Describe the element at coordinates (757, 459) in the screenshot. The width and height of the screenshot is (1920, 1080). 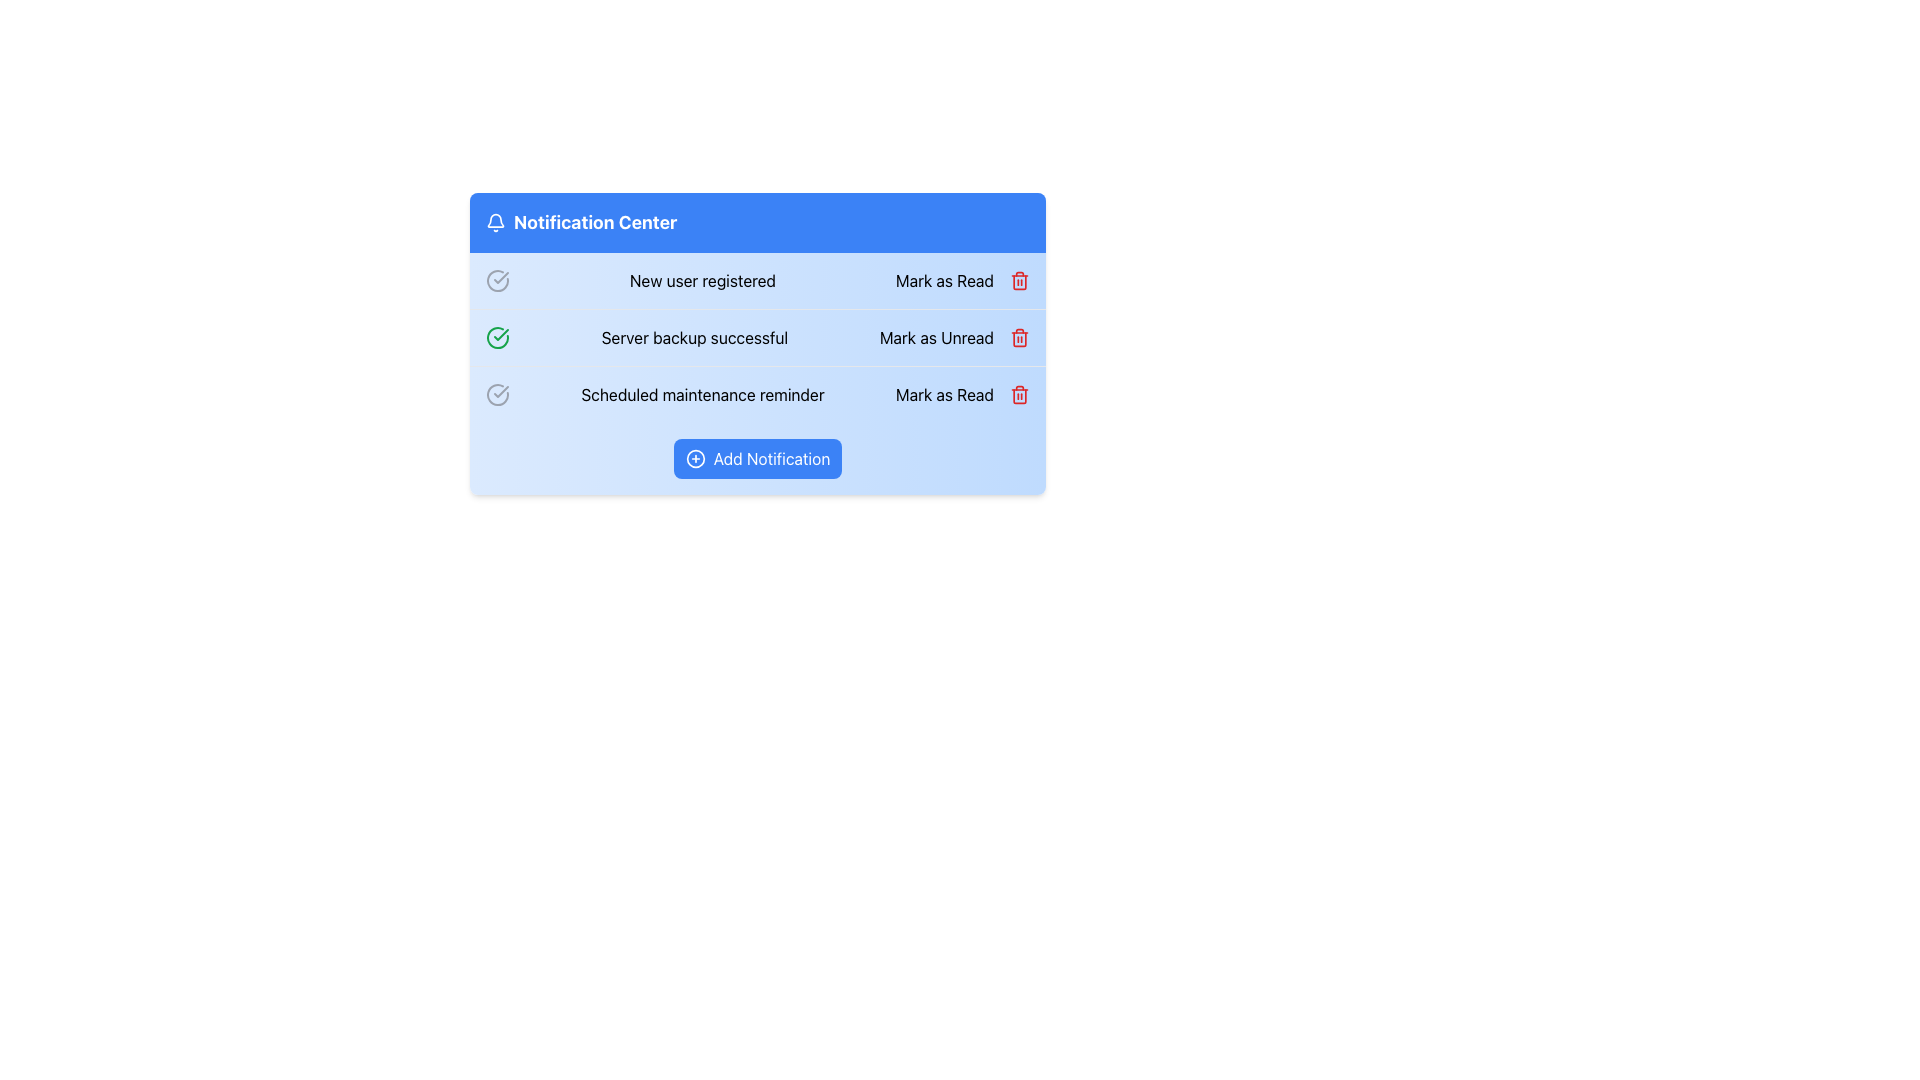
I see `the rounded blue button labeled 'Add Notification' that is located at the bottom center of the 'Notification Center' section` at that location.